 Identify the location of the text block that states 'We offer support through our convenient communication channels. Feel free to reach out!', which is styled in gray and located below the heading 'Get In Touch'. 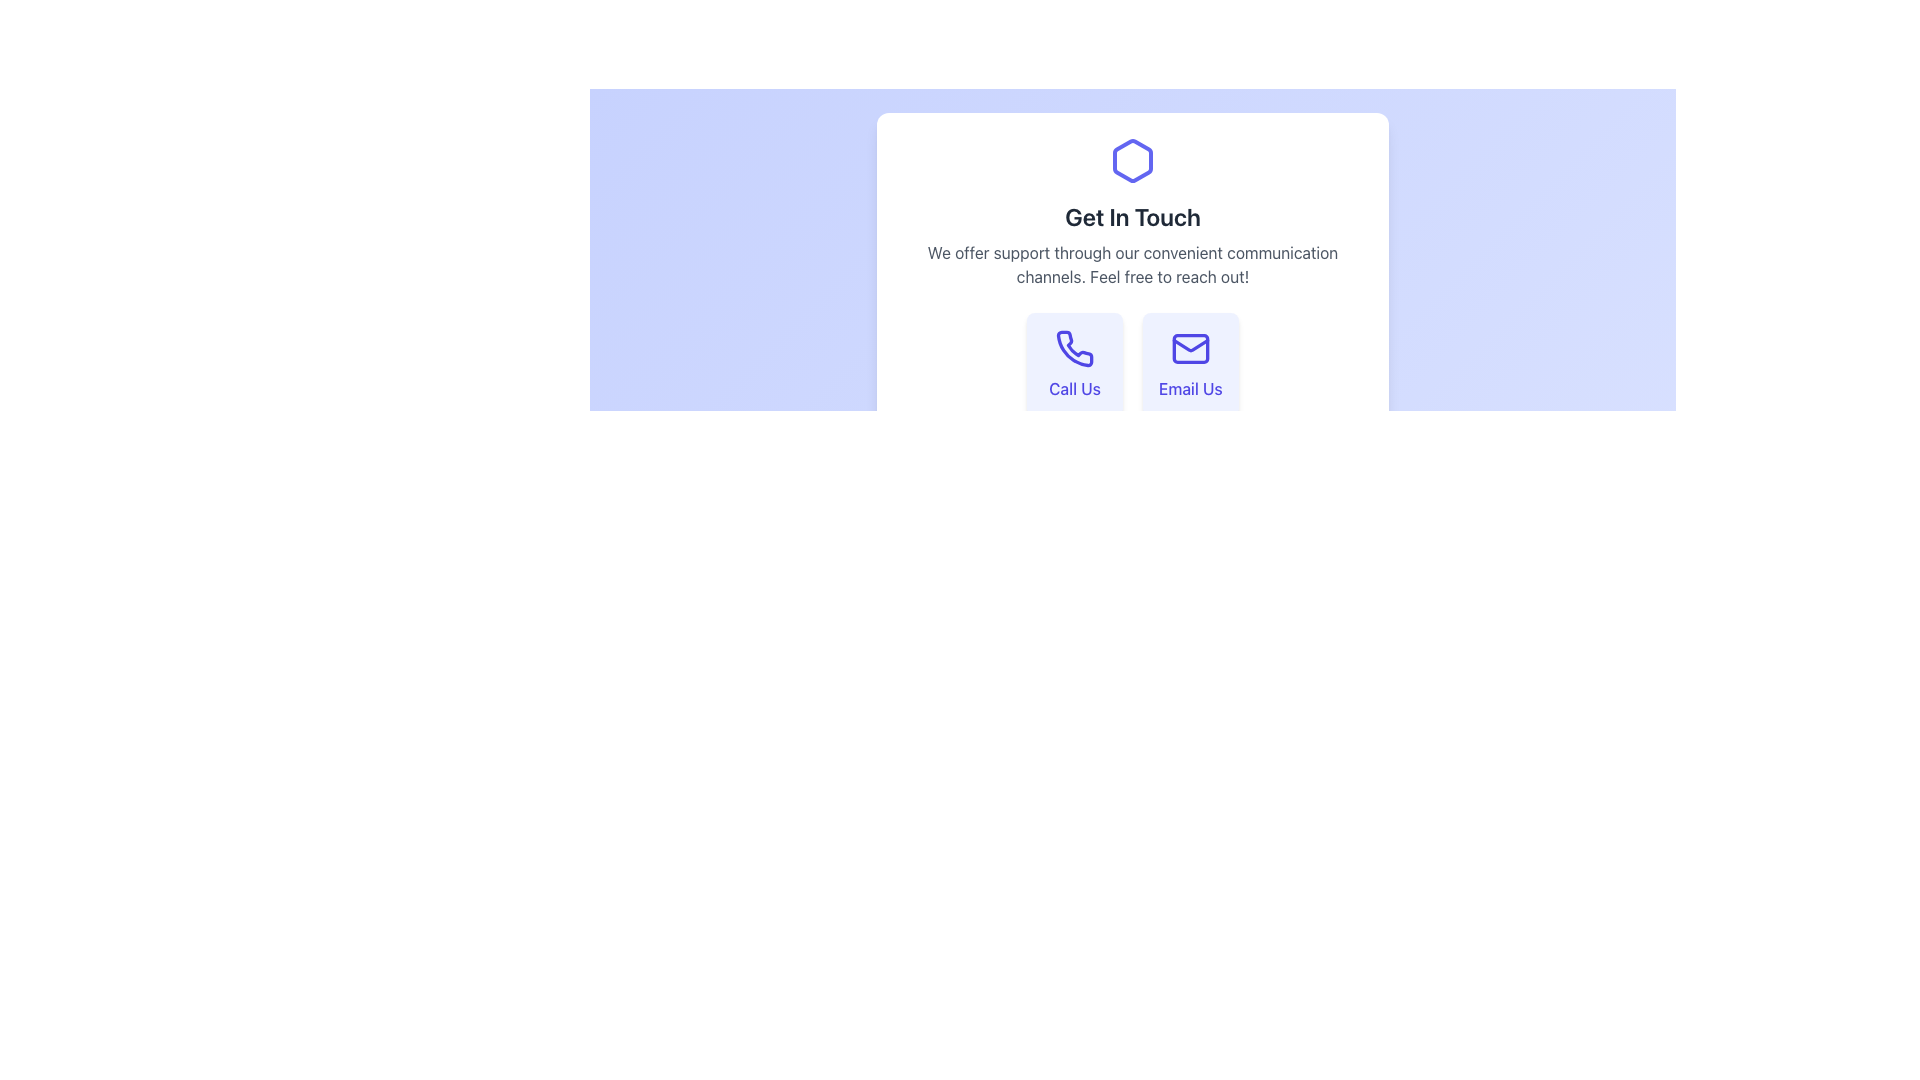
(1132, 264).